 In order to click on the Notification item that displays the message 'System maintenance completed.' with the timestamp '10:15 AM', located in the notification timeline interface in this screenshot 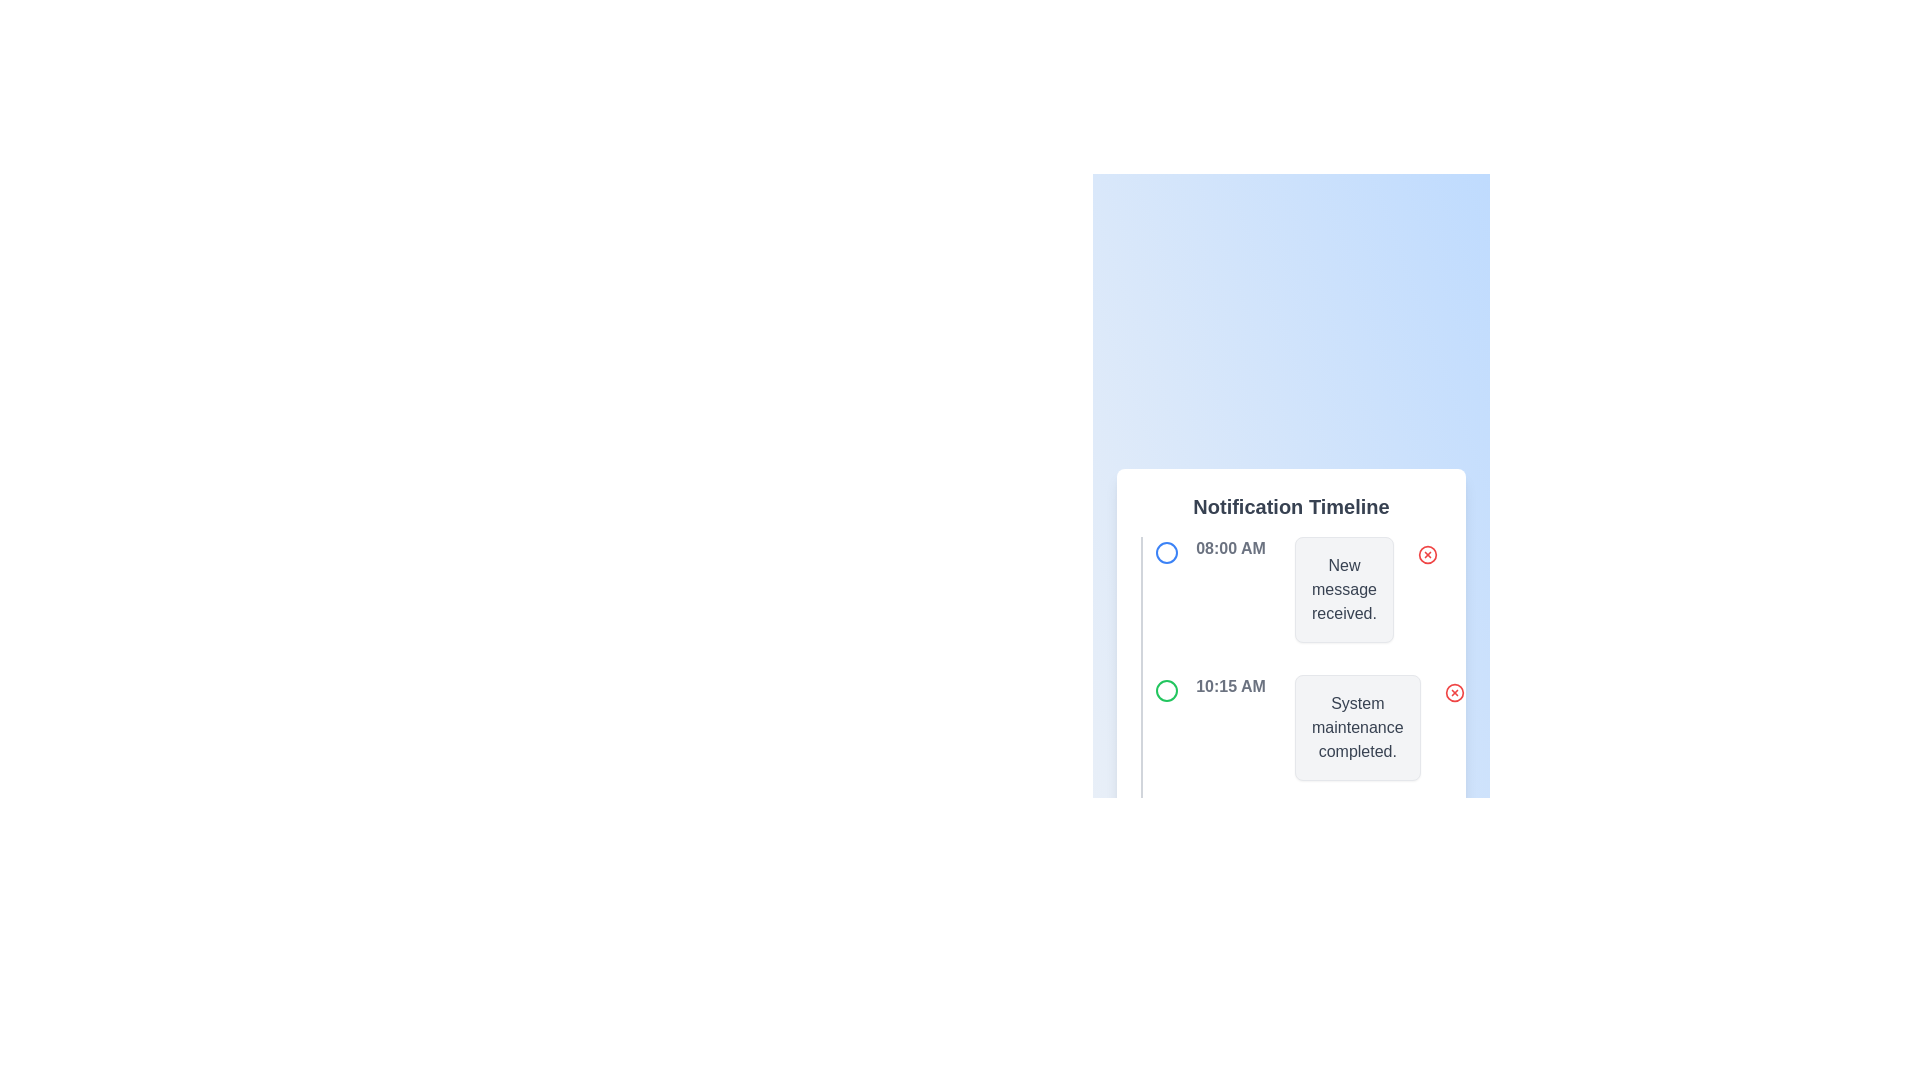, I will do `click(1304, 736)`.